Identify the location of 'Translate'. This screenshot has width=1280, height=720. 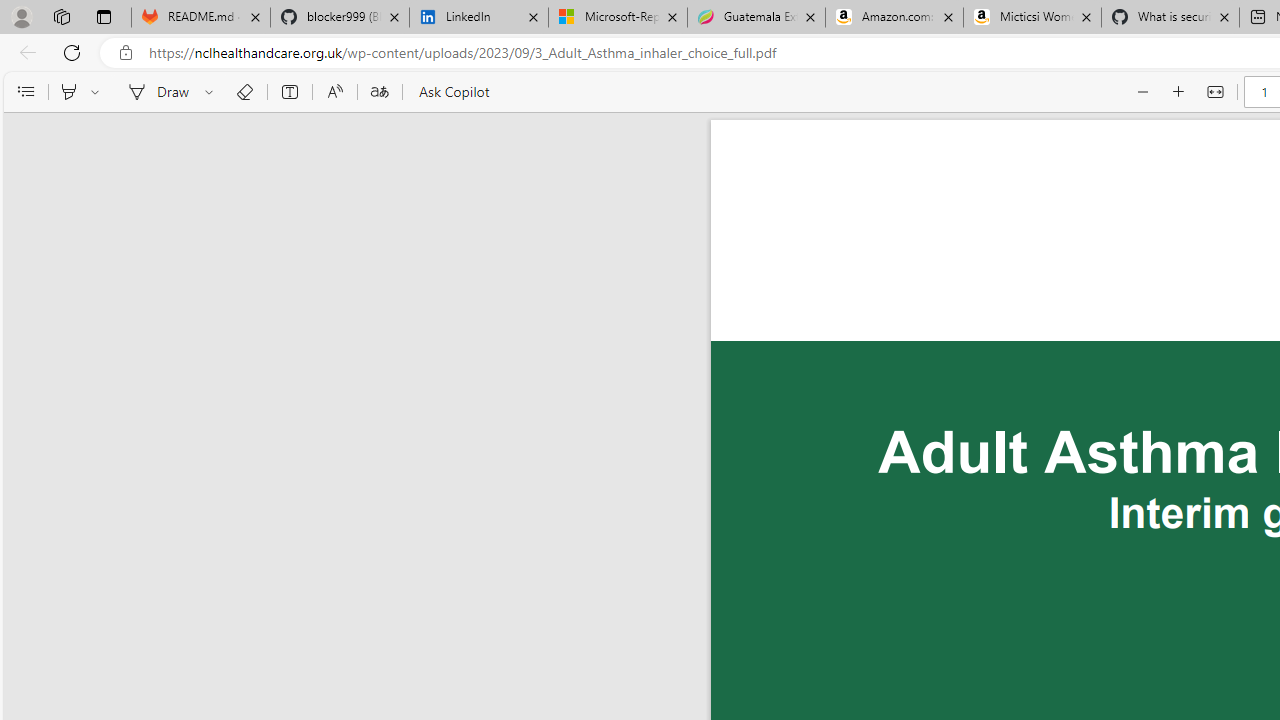
(379, 92).